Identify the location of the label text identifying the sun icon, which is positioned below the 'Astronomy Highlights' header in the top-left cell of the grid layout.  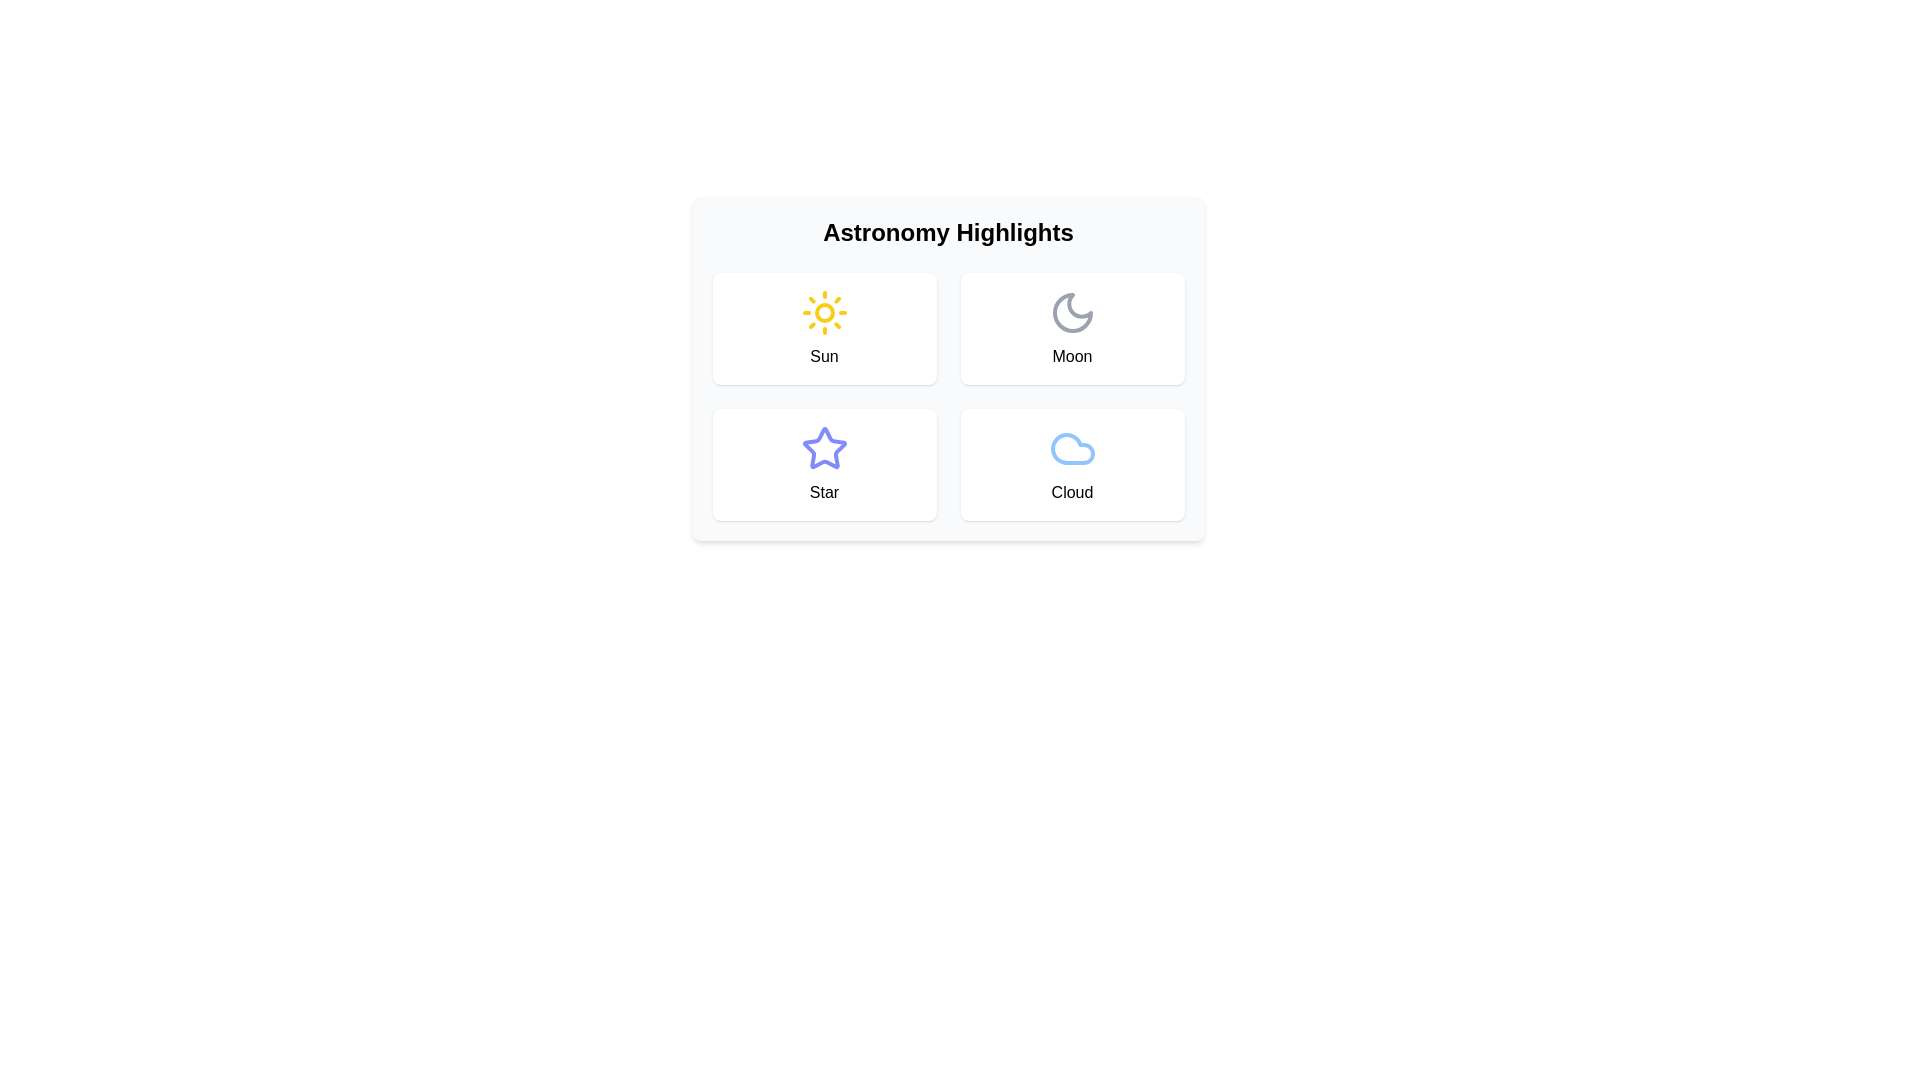
(824, 356).